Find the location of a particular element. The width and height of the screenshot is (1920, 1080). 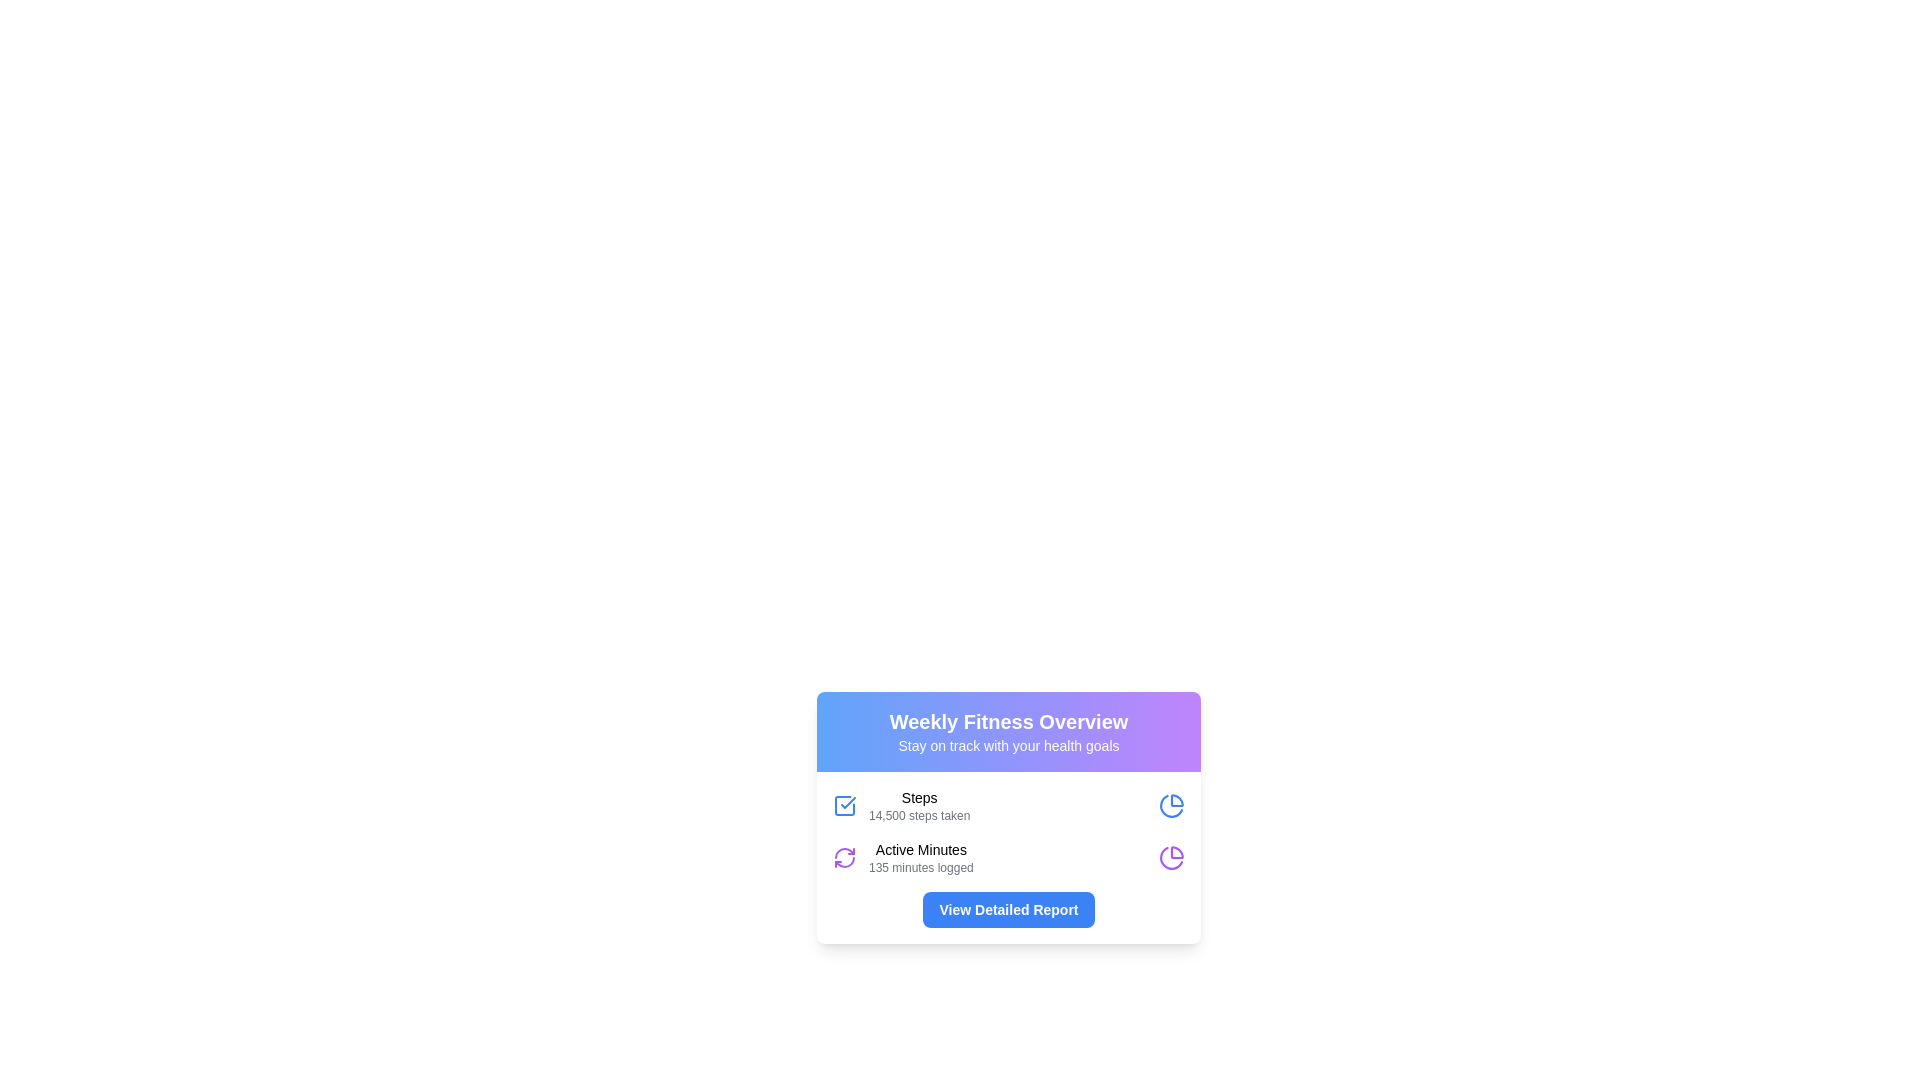

the SVG graphical element forming part of the pie chart icon, located in the upper-right quadrant of the chart, above the 'View Detailed Report' button in the 'Weekly Fitness Overview' card is located at coordinates (1177, 852).